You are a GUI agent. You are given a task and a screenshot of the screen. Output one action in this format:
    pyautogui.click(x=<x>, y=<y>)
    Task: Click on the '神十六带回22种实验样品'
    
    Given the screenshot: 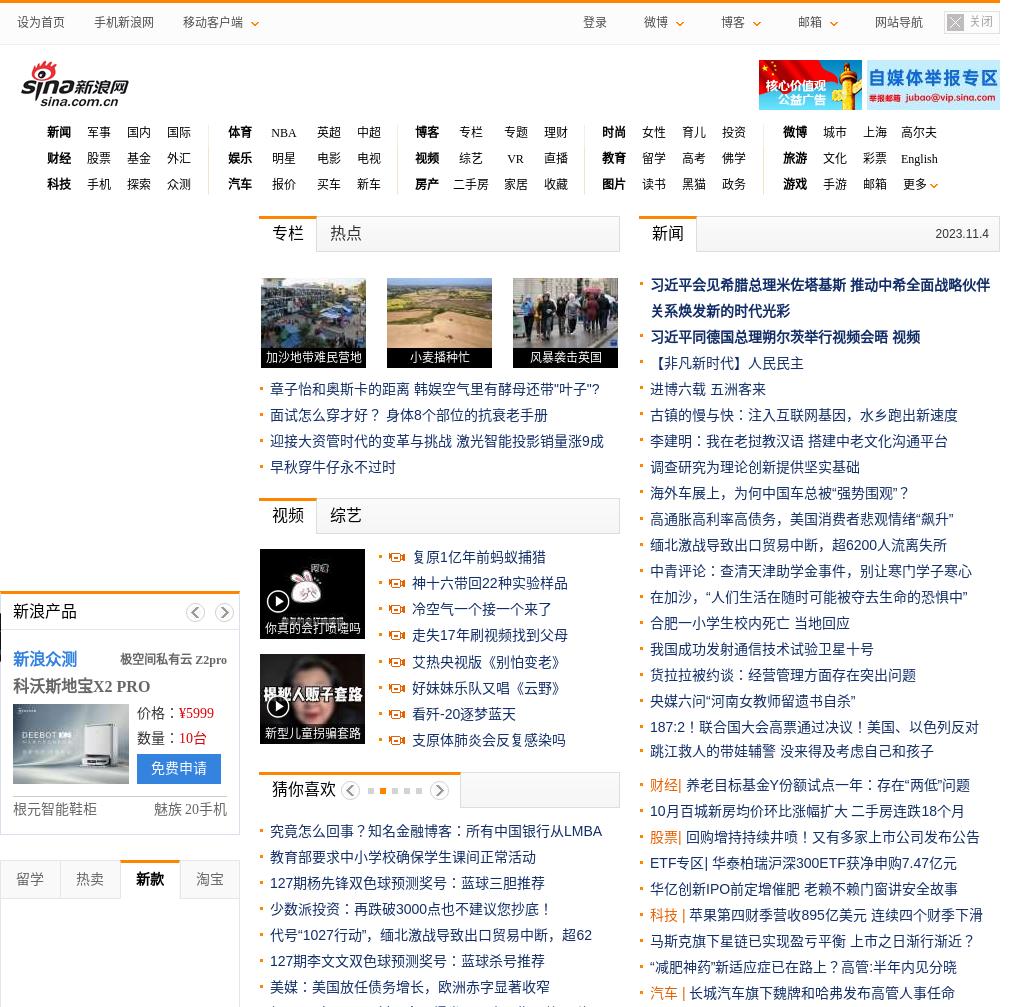 What is the action you would take?
    pyautogui.click(x=489, y=581)
    